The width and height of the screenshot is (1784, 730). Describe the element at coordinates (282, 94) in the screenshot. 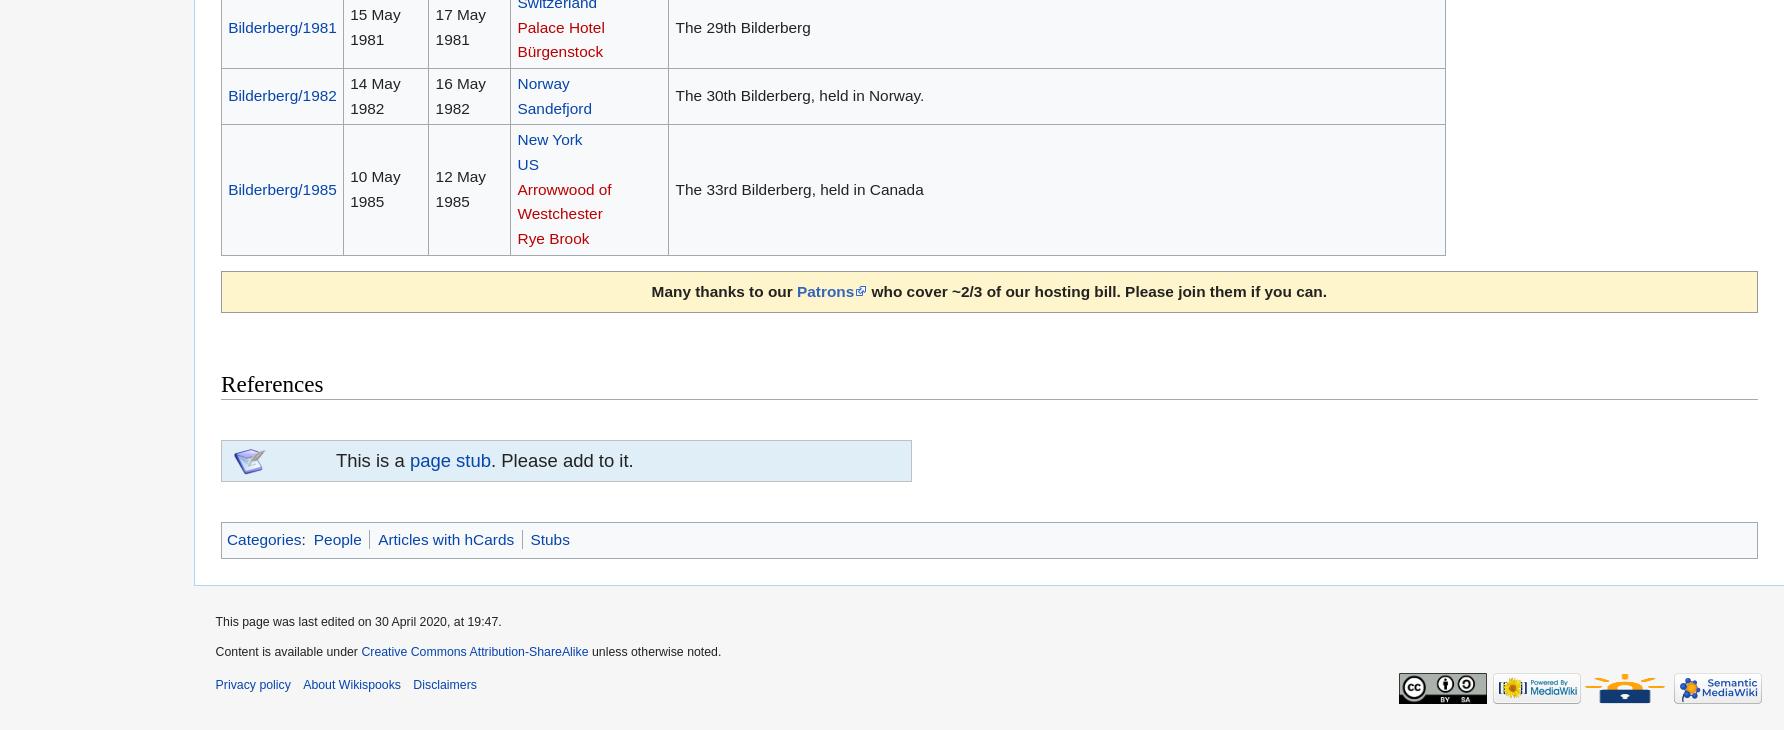

I see `'Bilderberg/1982'` at that location.